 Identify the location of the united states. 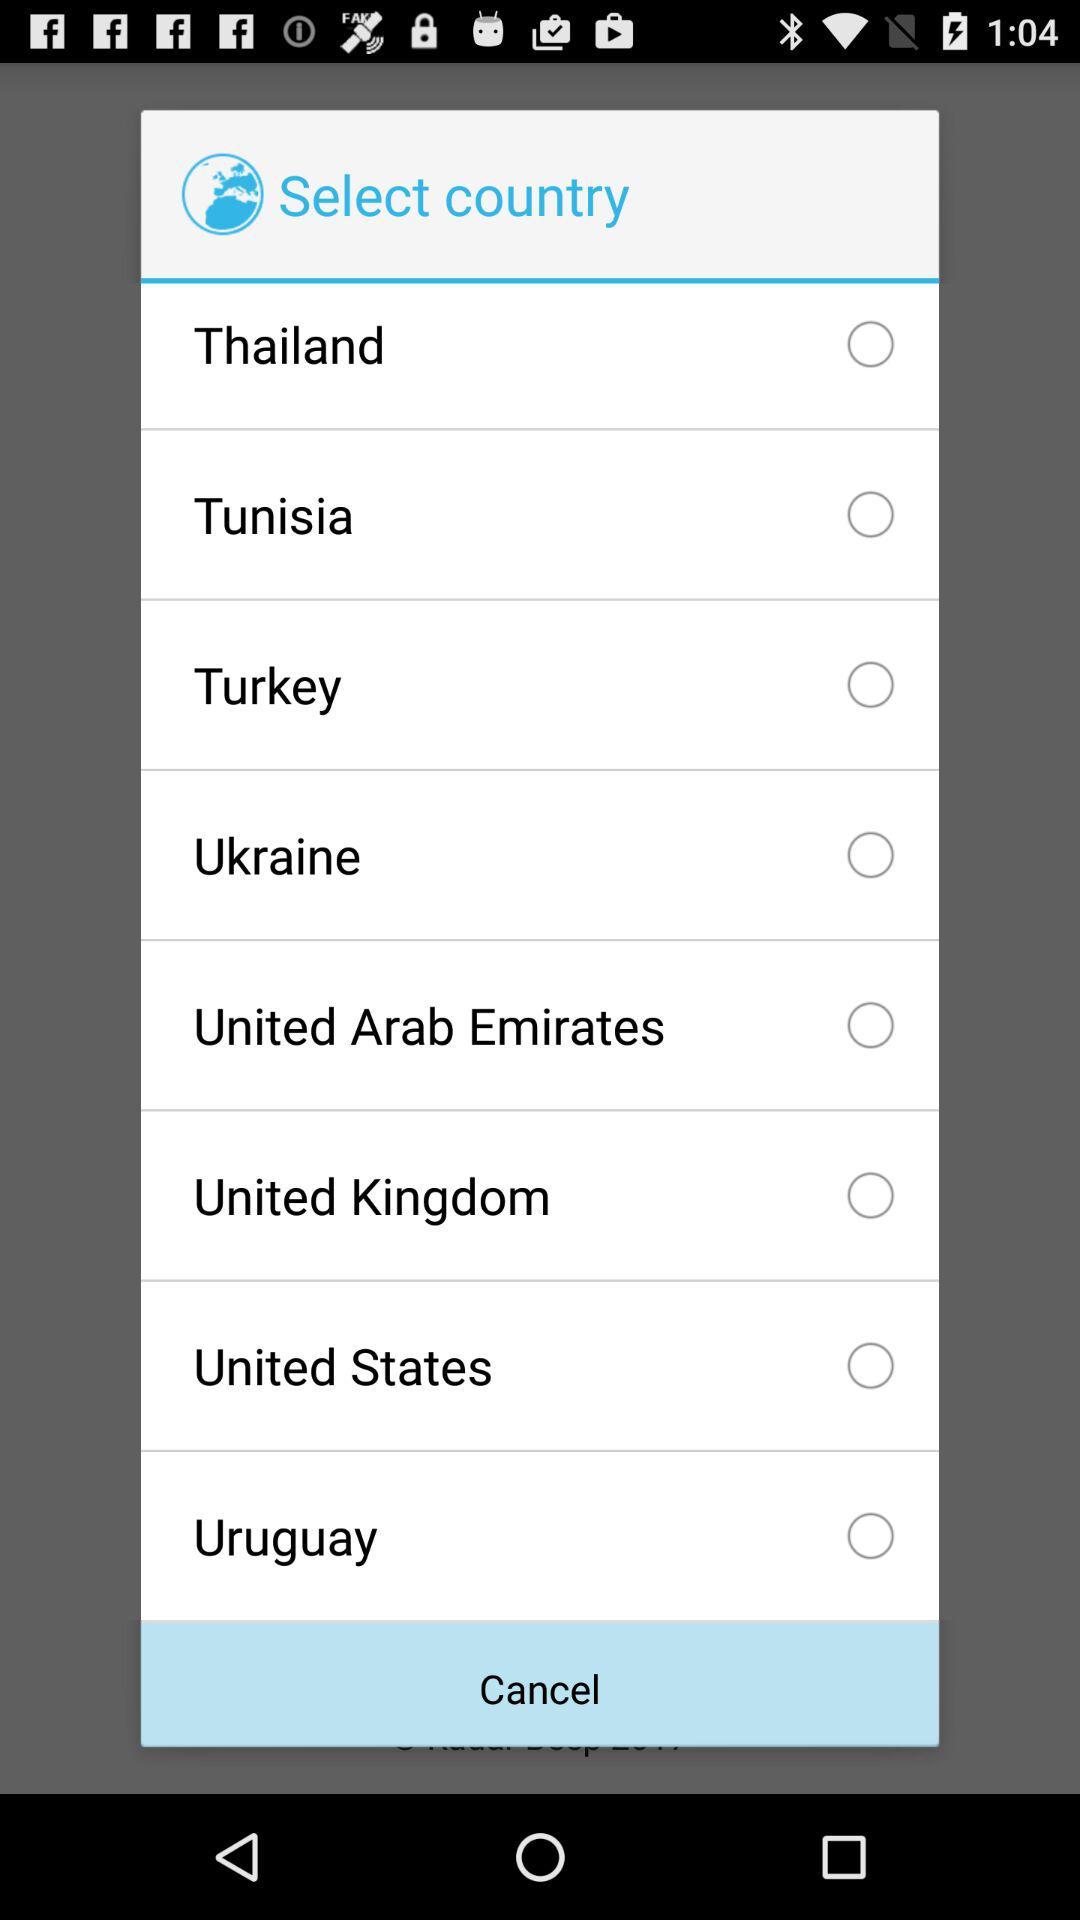
(540, 1364).